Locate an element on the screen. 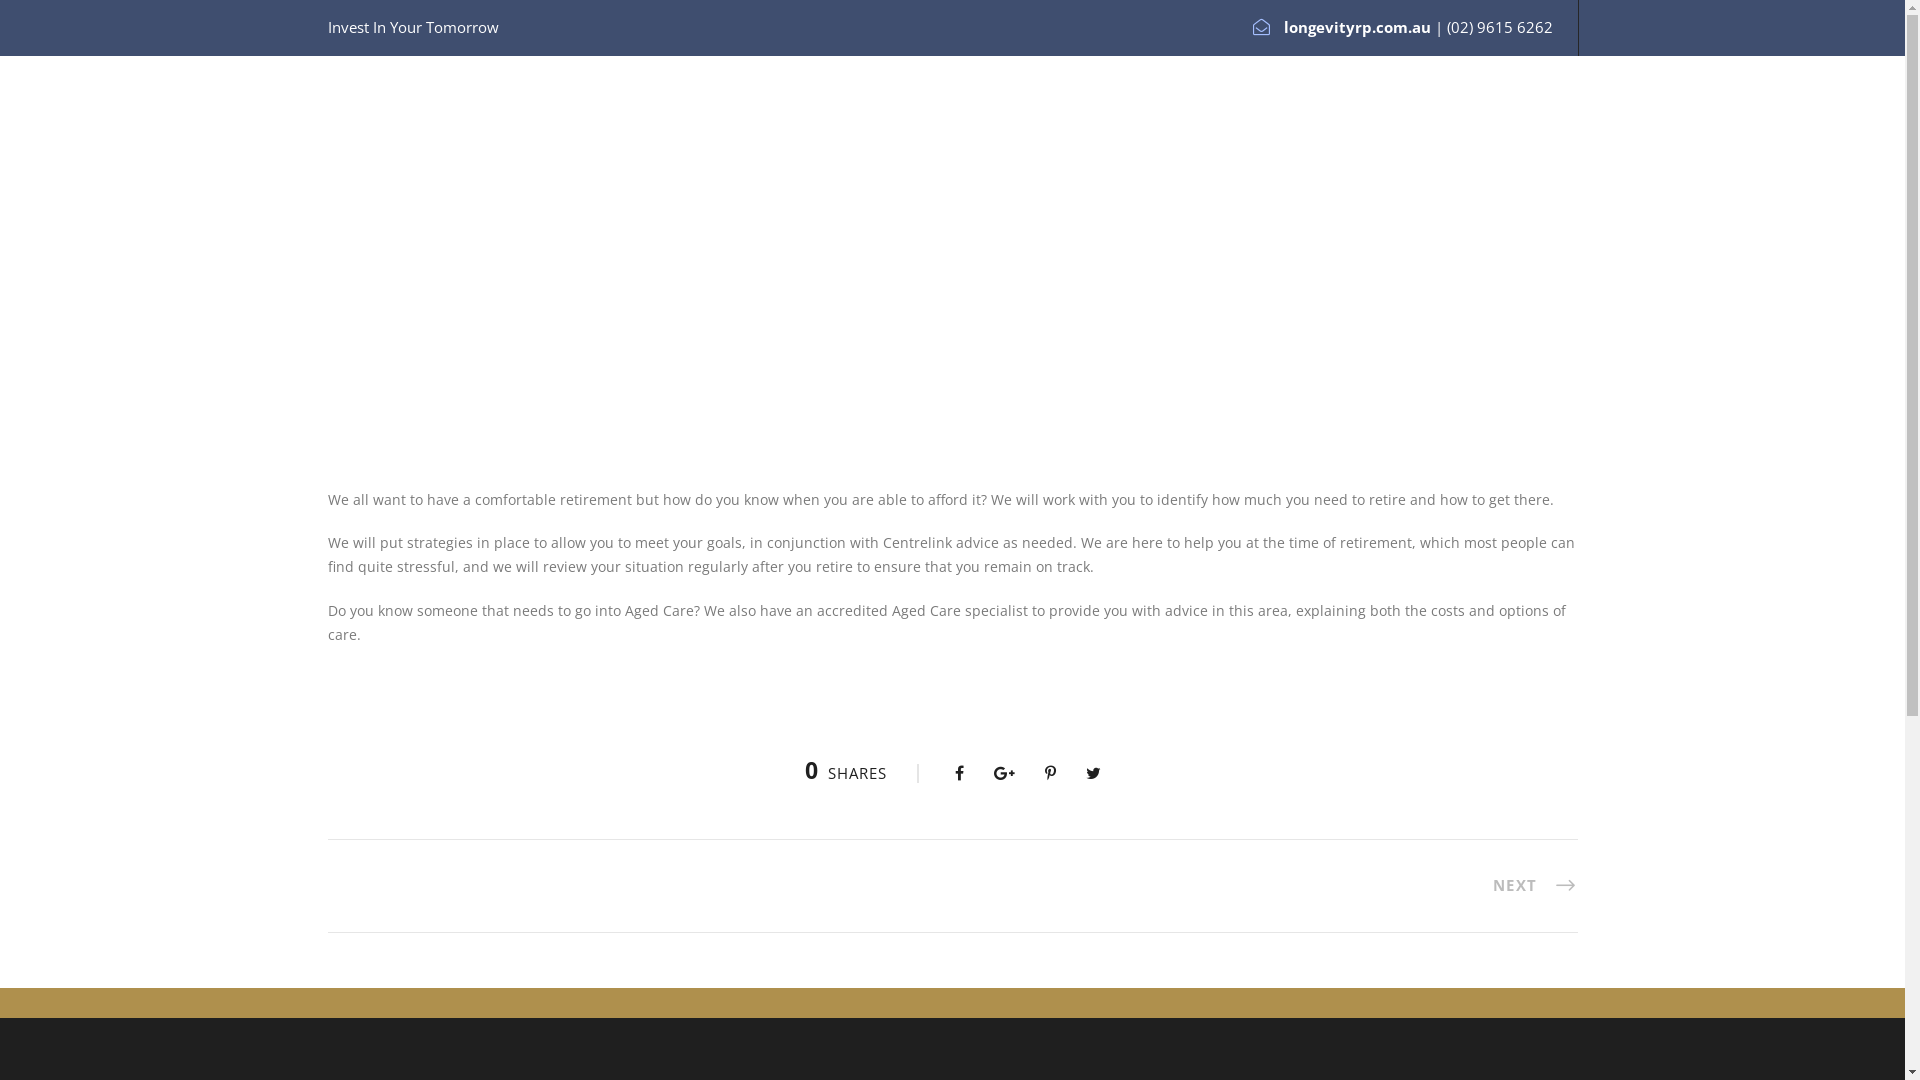  'Header_Logo' is located at coordinates (377, 127).